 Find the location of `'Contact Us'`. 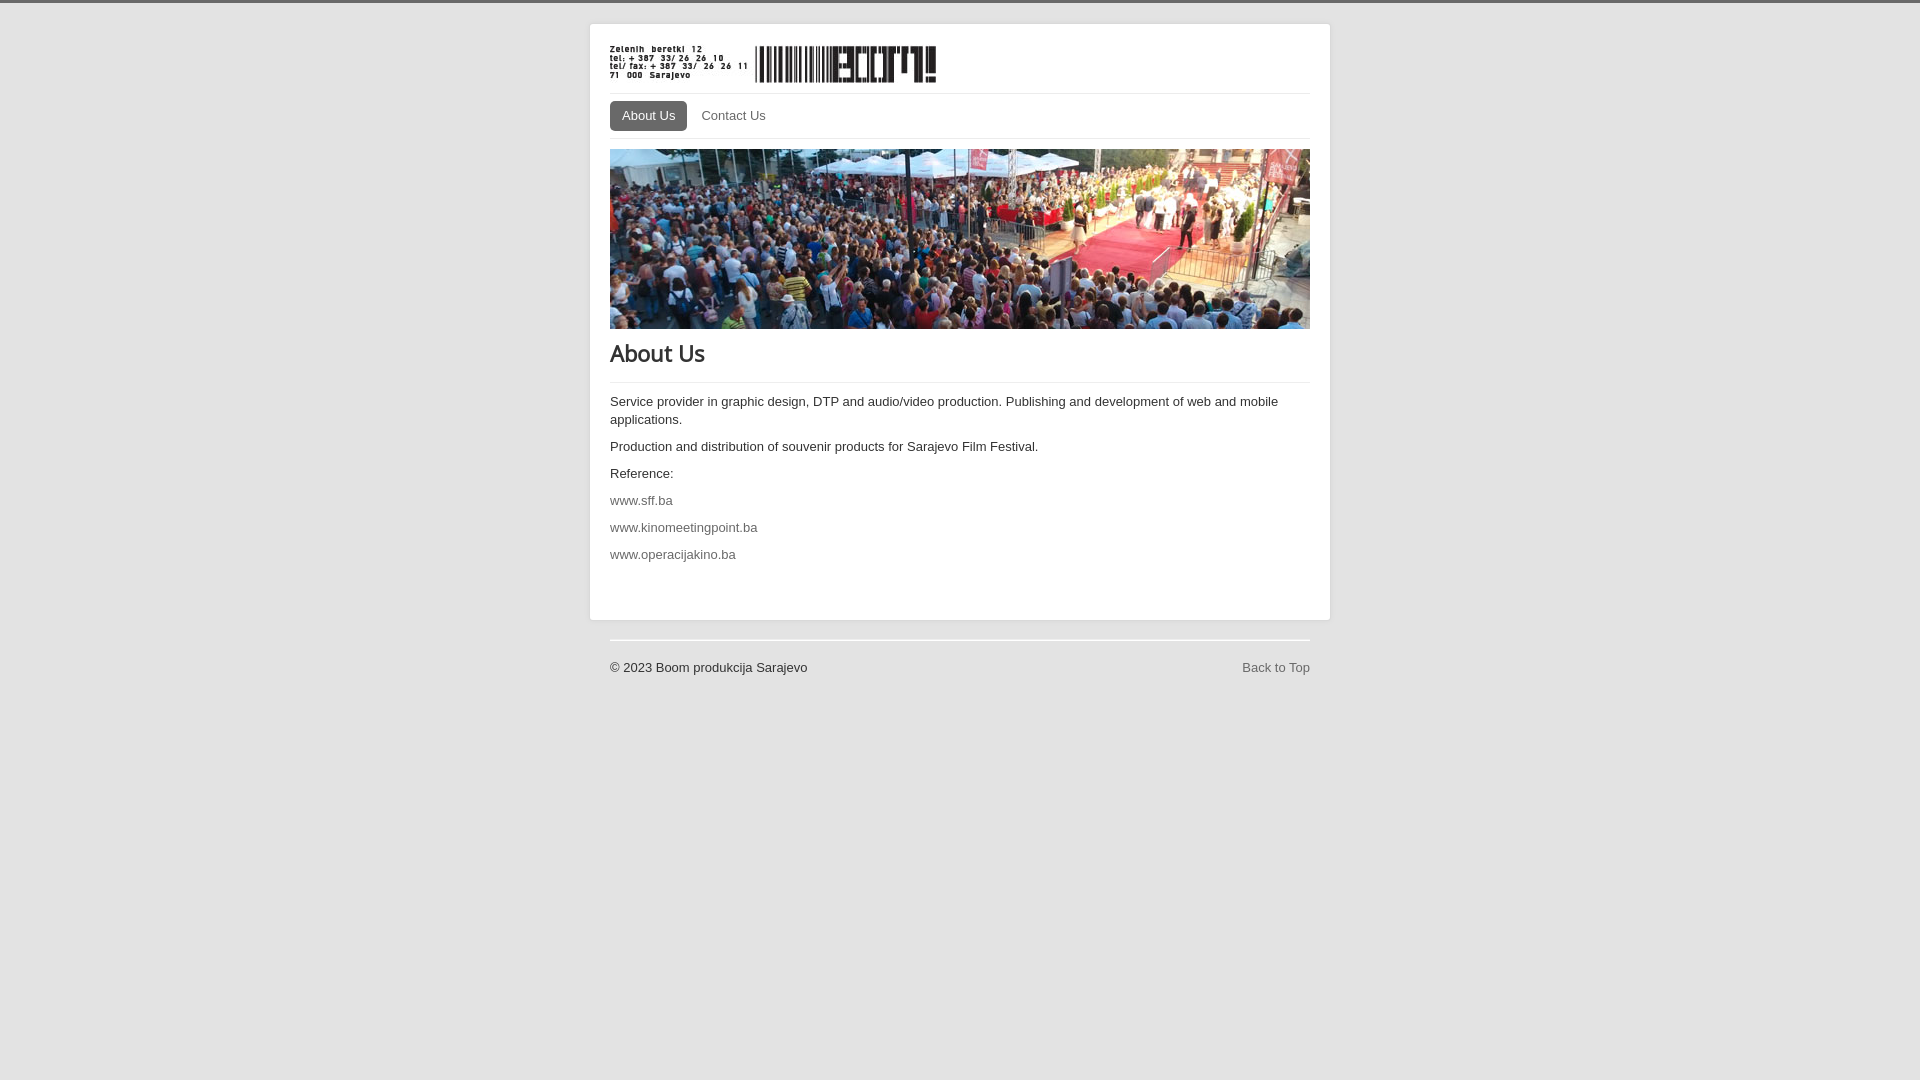

'Contact Us' is located at coordinates (732, 115).